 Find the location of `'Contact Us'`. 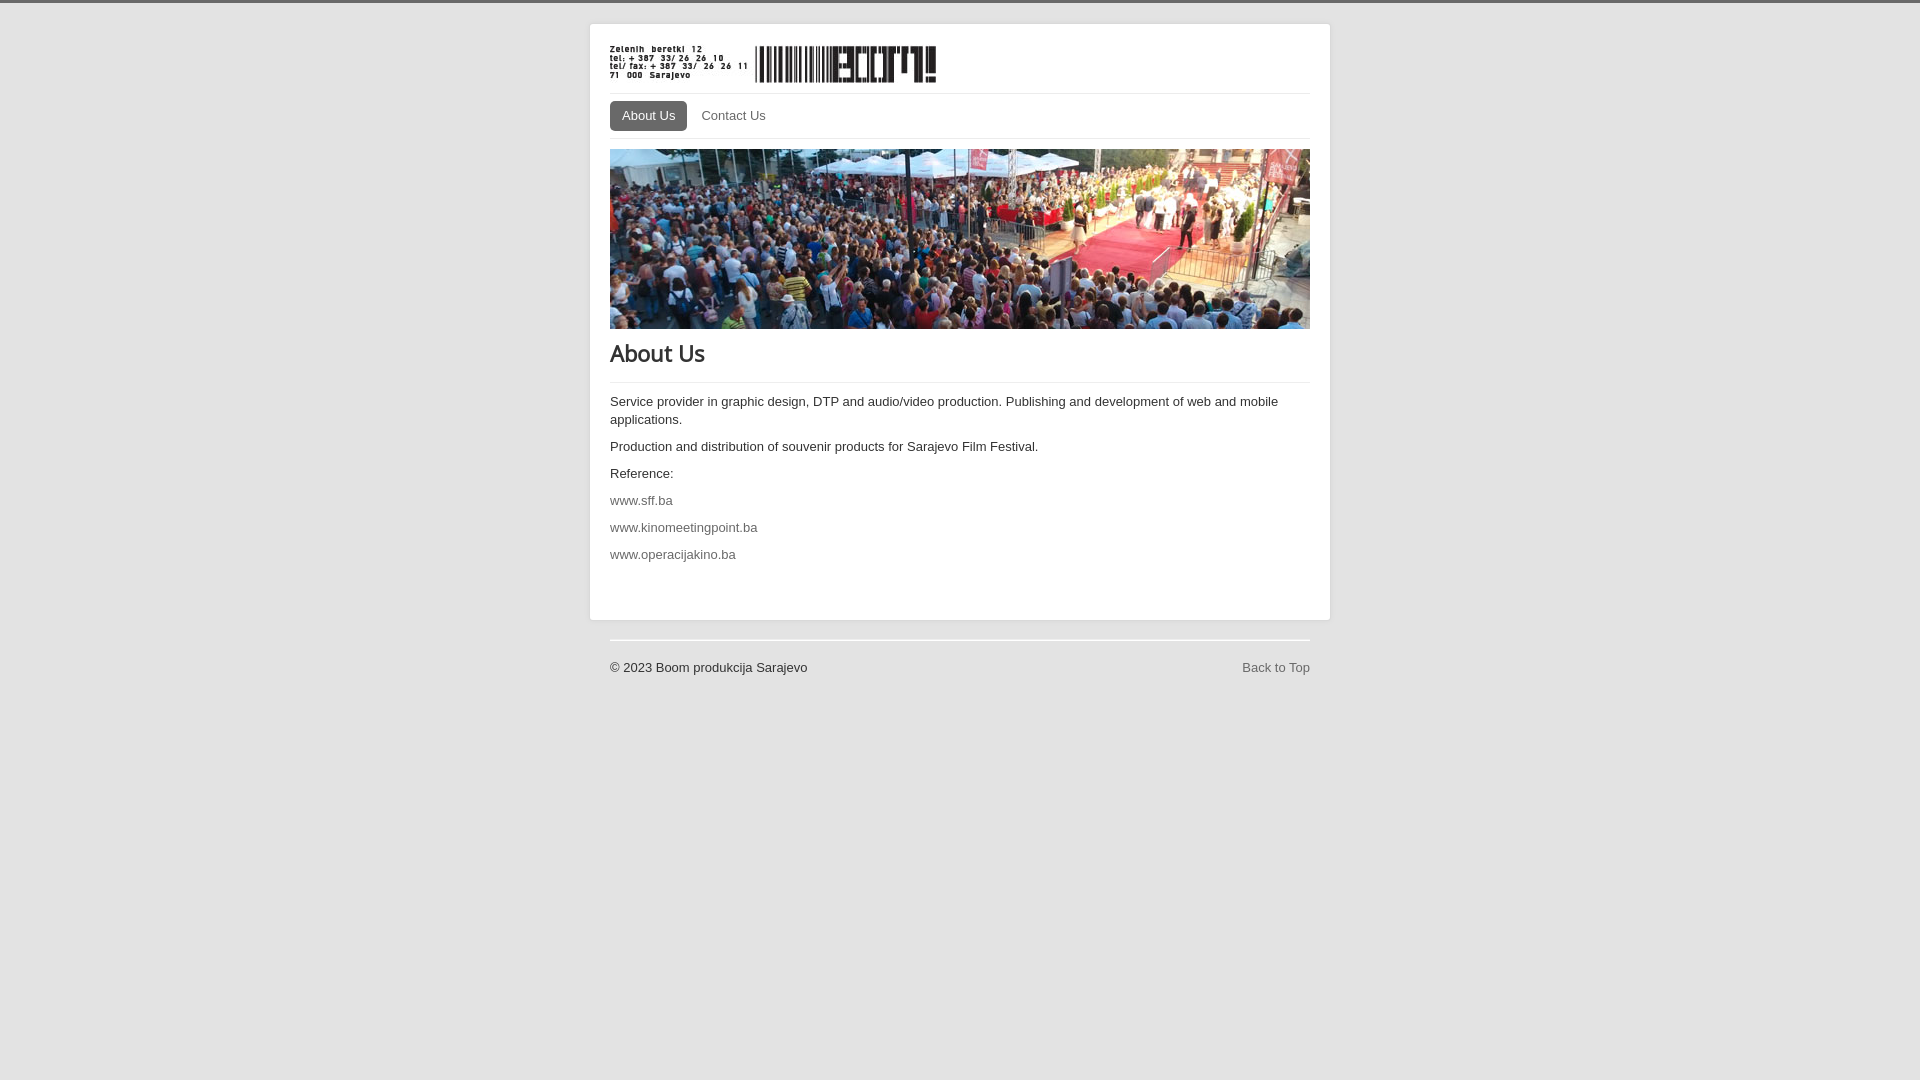

'Contact Us' is located at coordinates (732, 115).